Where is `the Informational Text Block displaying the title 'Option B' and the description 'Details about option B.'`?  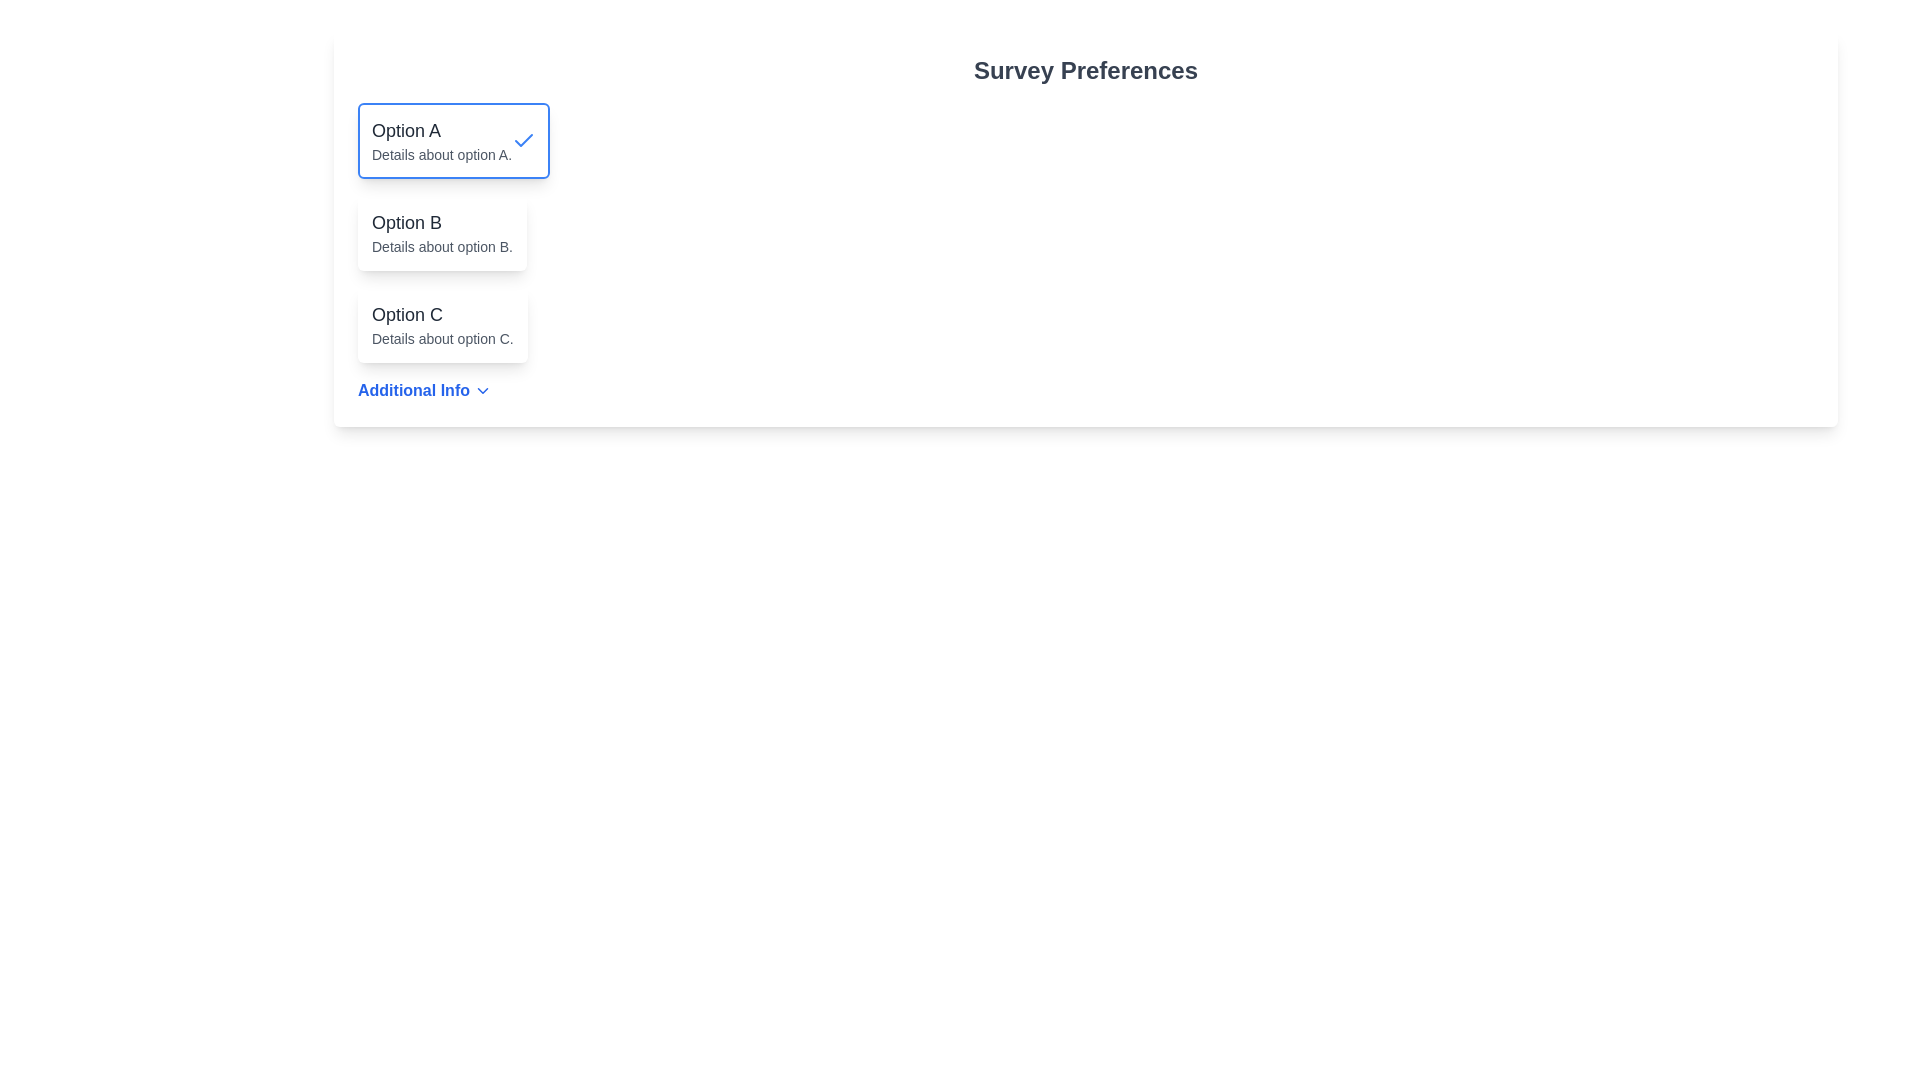
the Informational Text Block displaying the title 'Option B' and the description 'Details about option B.' is located at coordinates (441, 231).